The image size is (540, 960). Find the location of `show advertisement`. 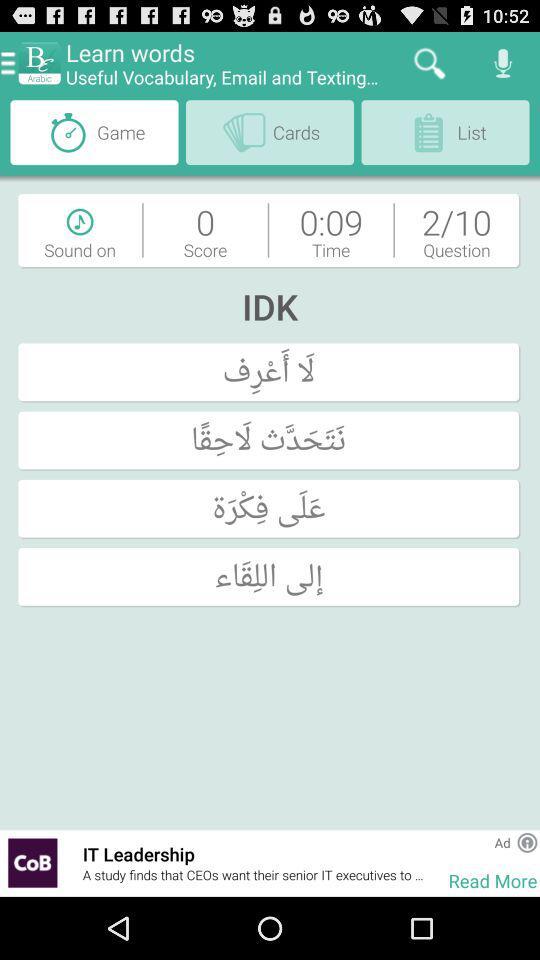

show advertisement is located at coordinates (31, 862).